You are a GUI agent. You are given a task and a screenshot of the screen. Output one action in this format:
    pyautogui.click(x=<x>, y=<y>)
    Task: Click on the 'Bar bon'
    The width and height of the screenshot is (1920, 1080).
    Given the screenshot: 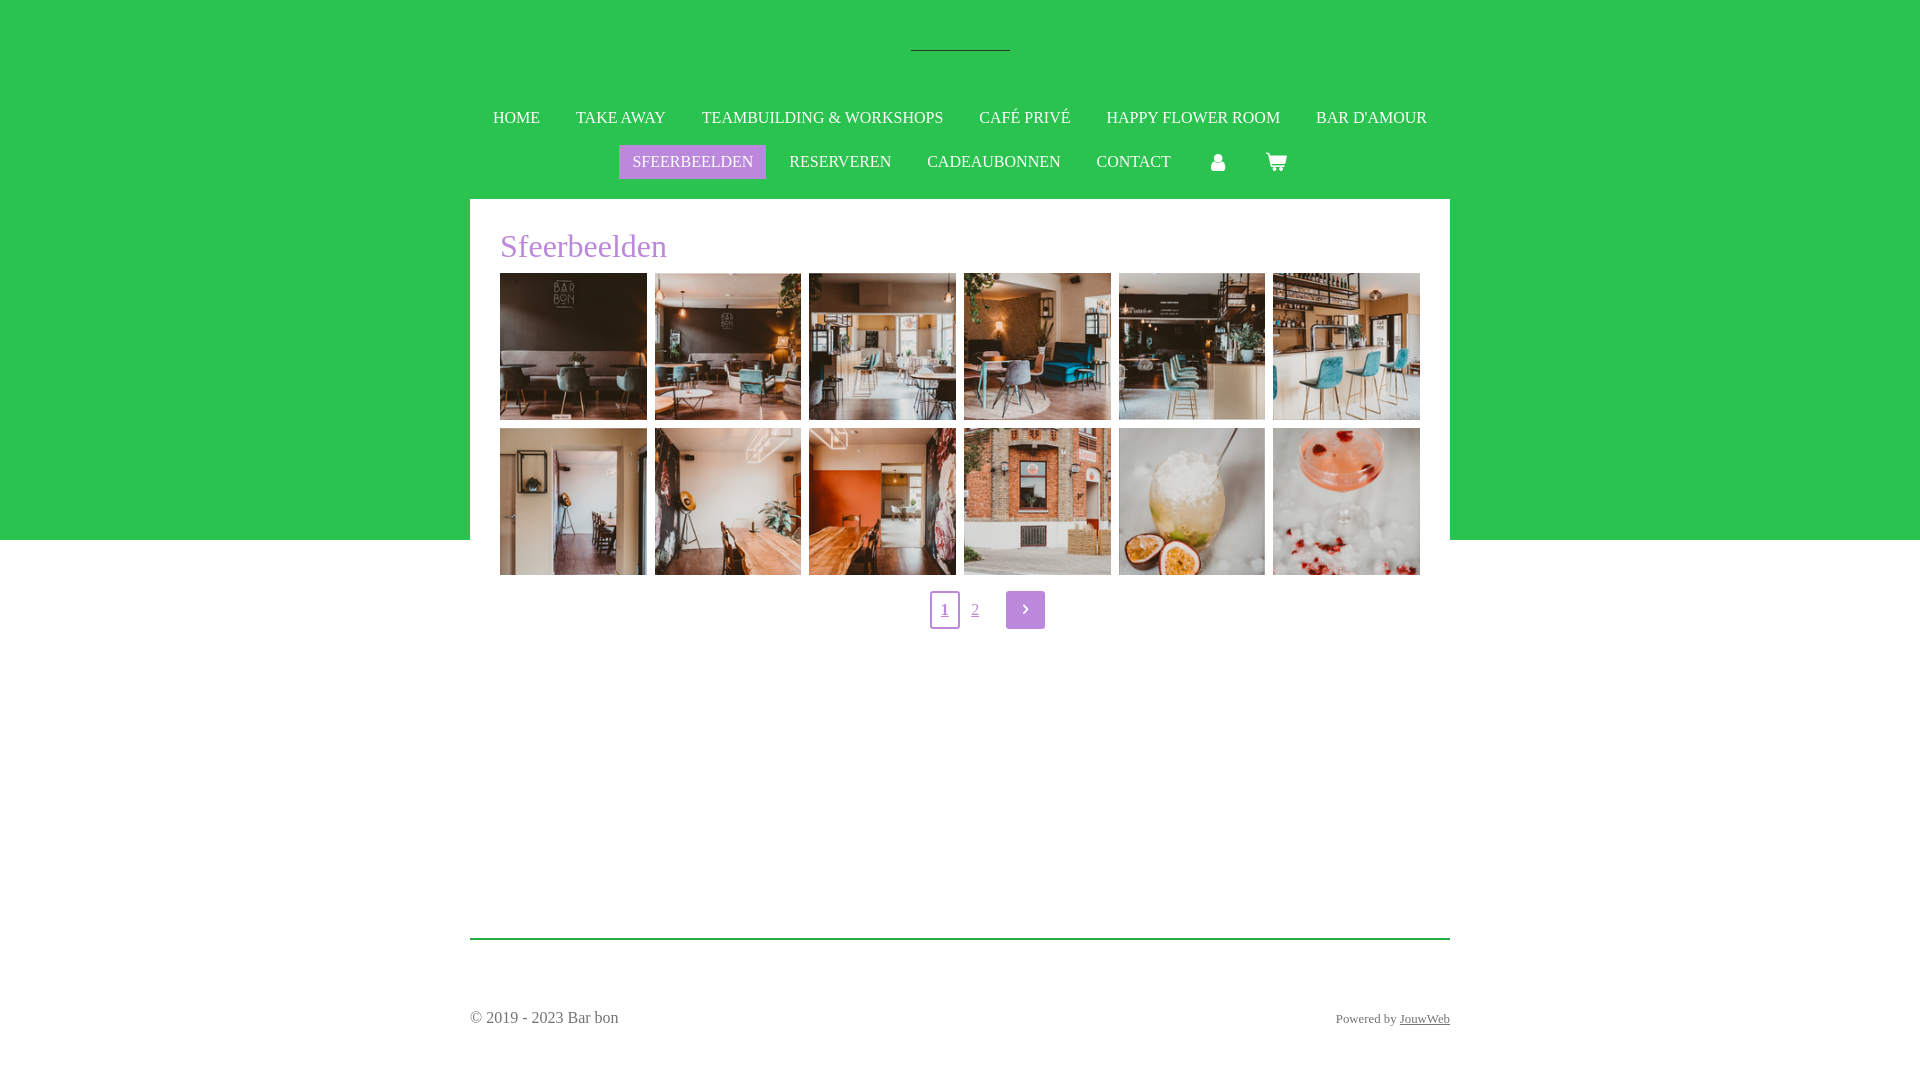 What is the action you would take?
    pyautogui.click(x=909, y=49)
    